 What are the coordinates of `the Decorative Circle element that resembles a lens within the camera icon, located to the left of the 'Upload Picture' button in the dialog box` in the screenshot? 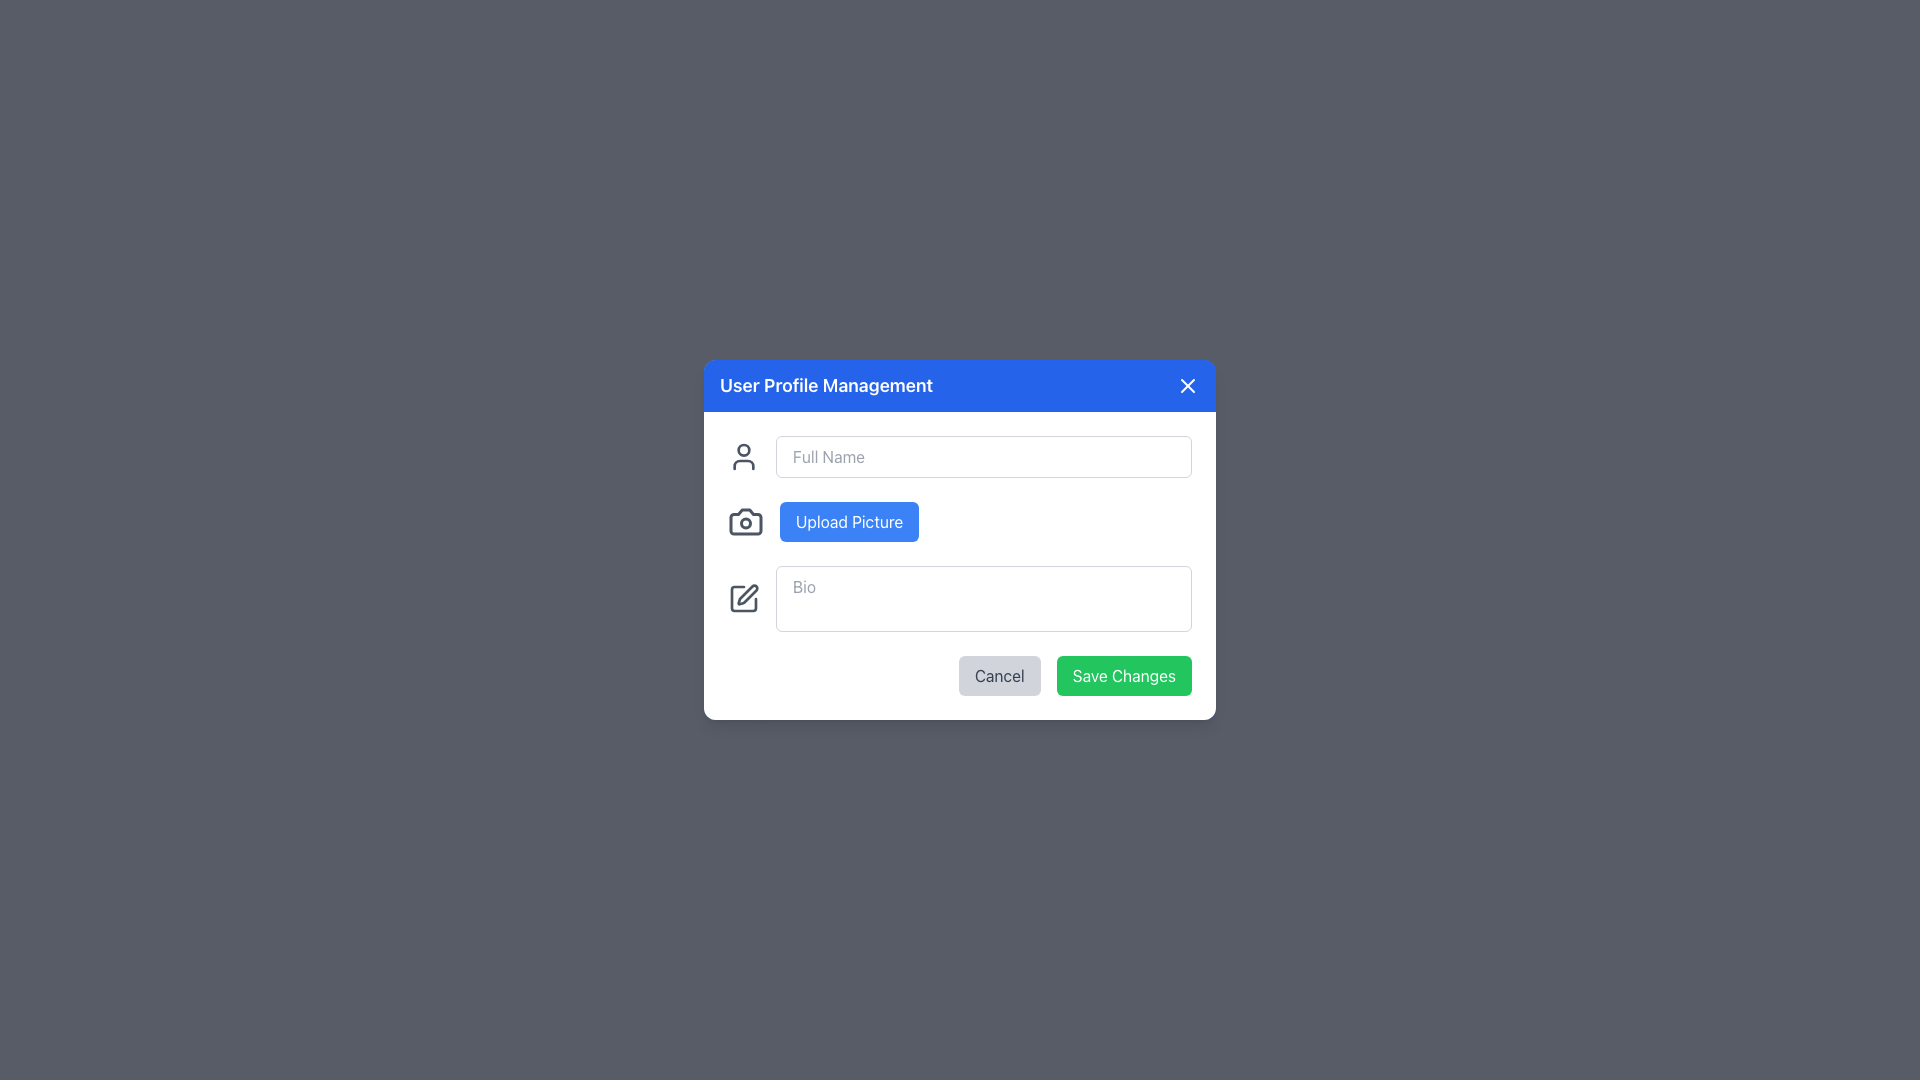 It's located at (744, 522).